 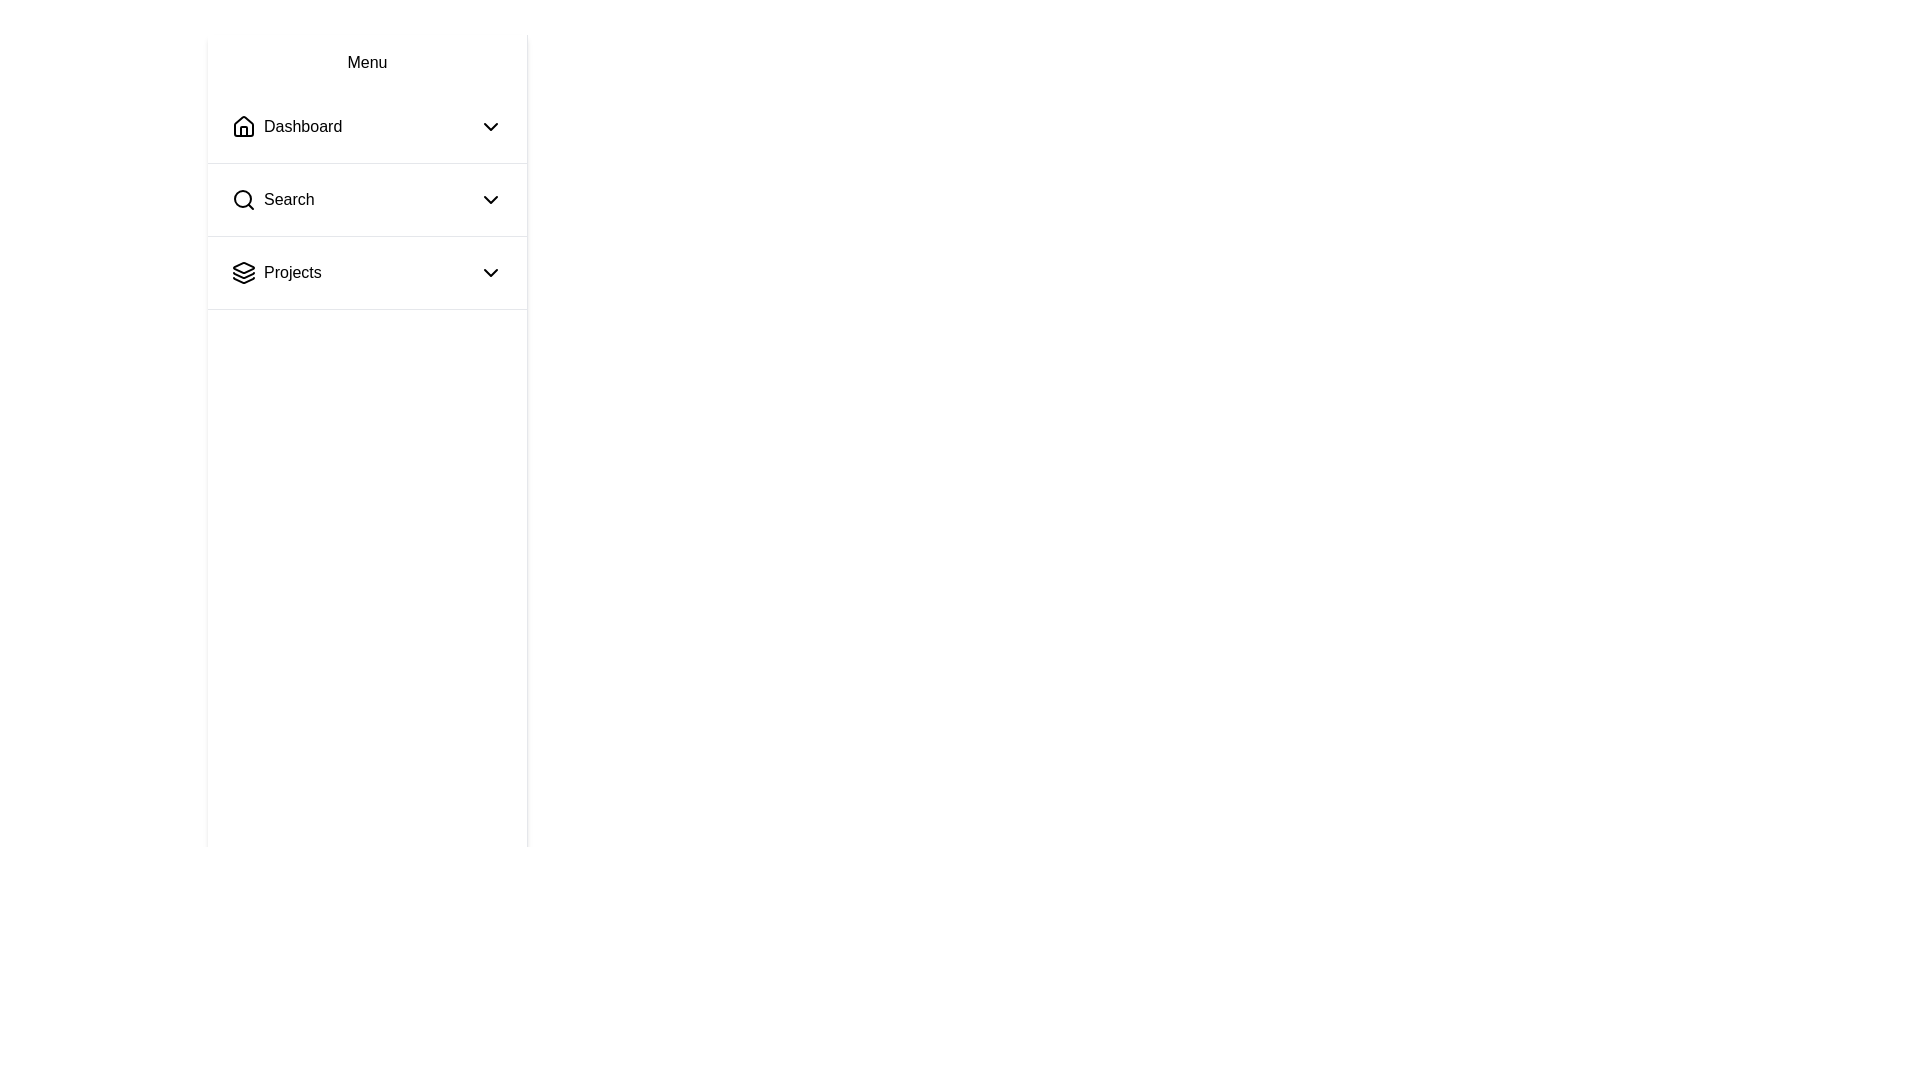 What do you see at coordinates (291, 273) in the screenshot?
I see `the 'Projects' navigation label in the vertical menu` at bounding box center [291, 273].